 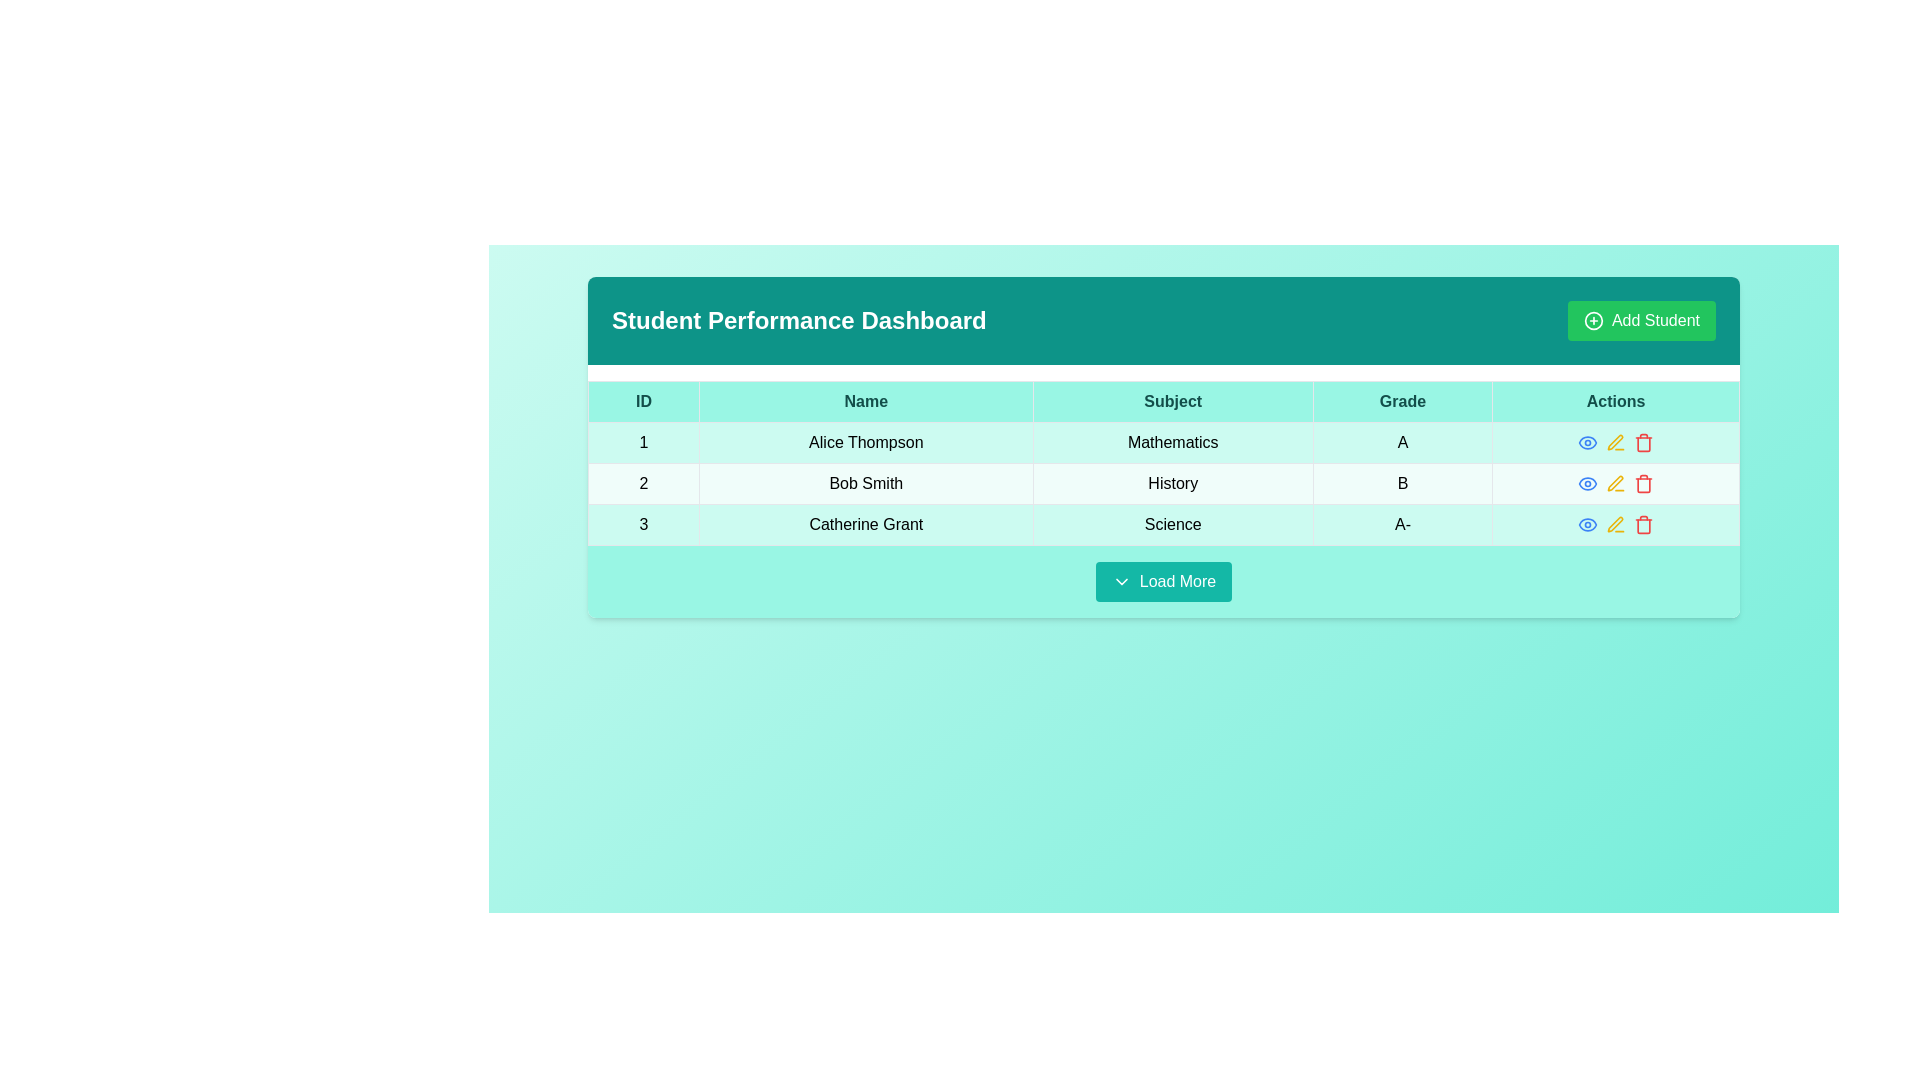 What do you see at coordinates (1163, 401) in the screenshot?
I see `the Table Header Row of the Student Performance Dashboard` at bounding box center [1163, 401].